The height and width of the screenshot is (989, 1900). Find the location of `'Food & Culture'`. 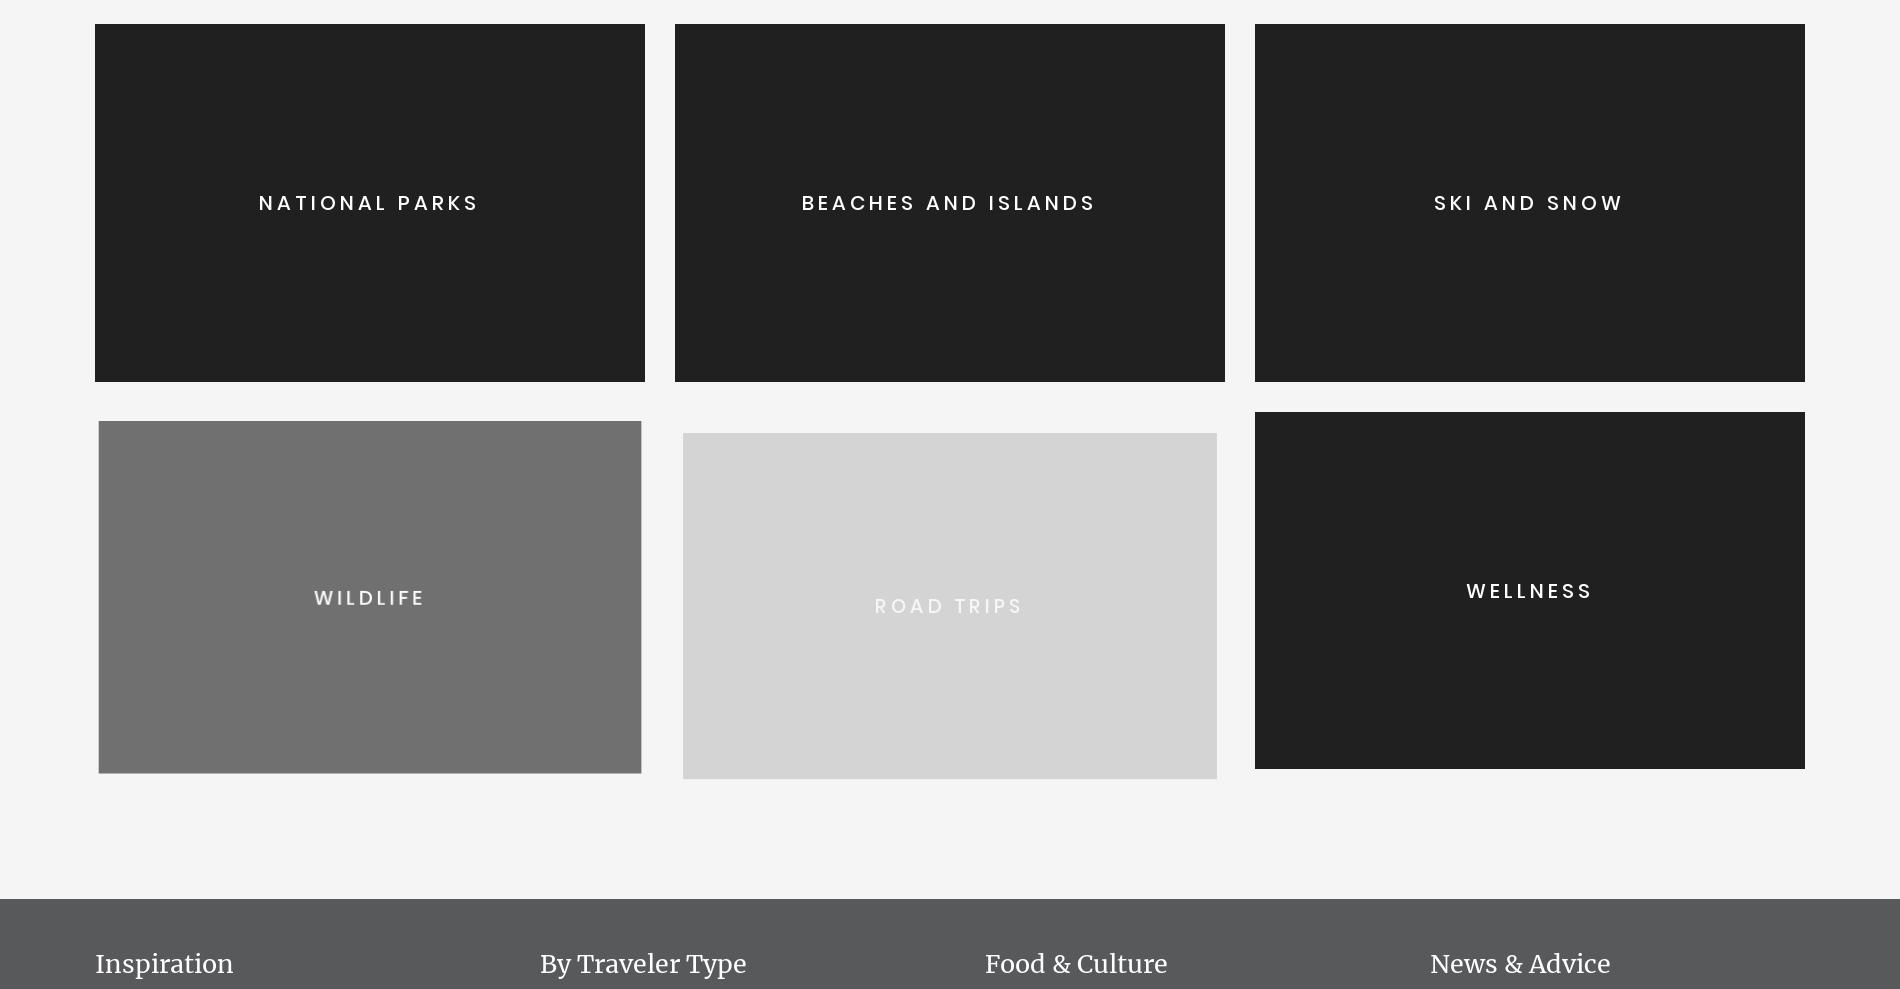

'Food & Culture' is located at coordinates (1076, 963).